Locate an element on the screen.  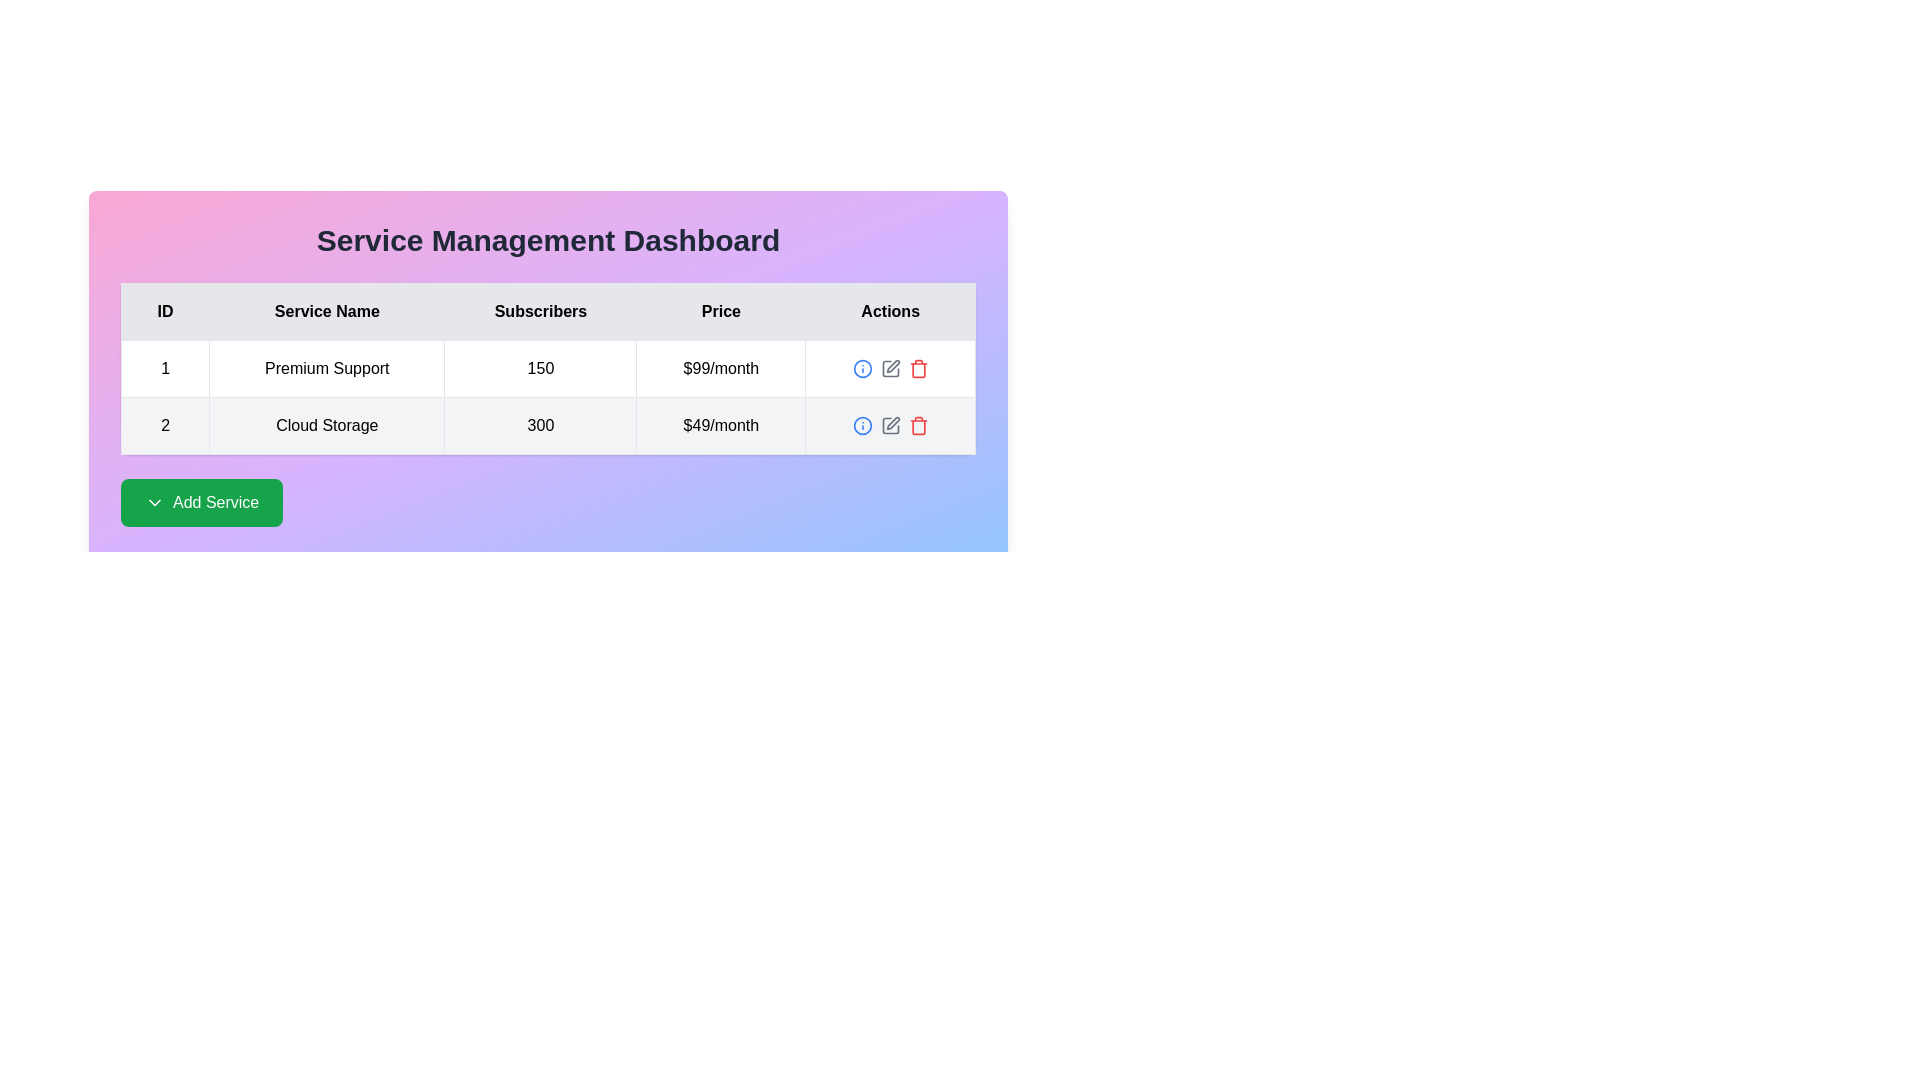
text content of the Static textual table cell displaying 'Premium Support', which is the second cell in the first row under the 'Service Name' column is located at coordinates (327, 369).